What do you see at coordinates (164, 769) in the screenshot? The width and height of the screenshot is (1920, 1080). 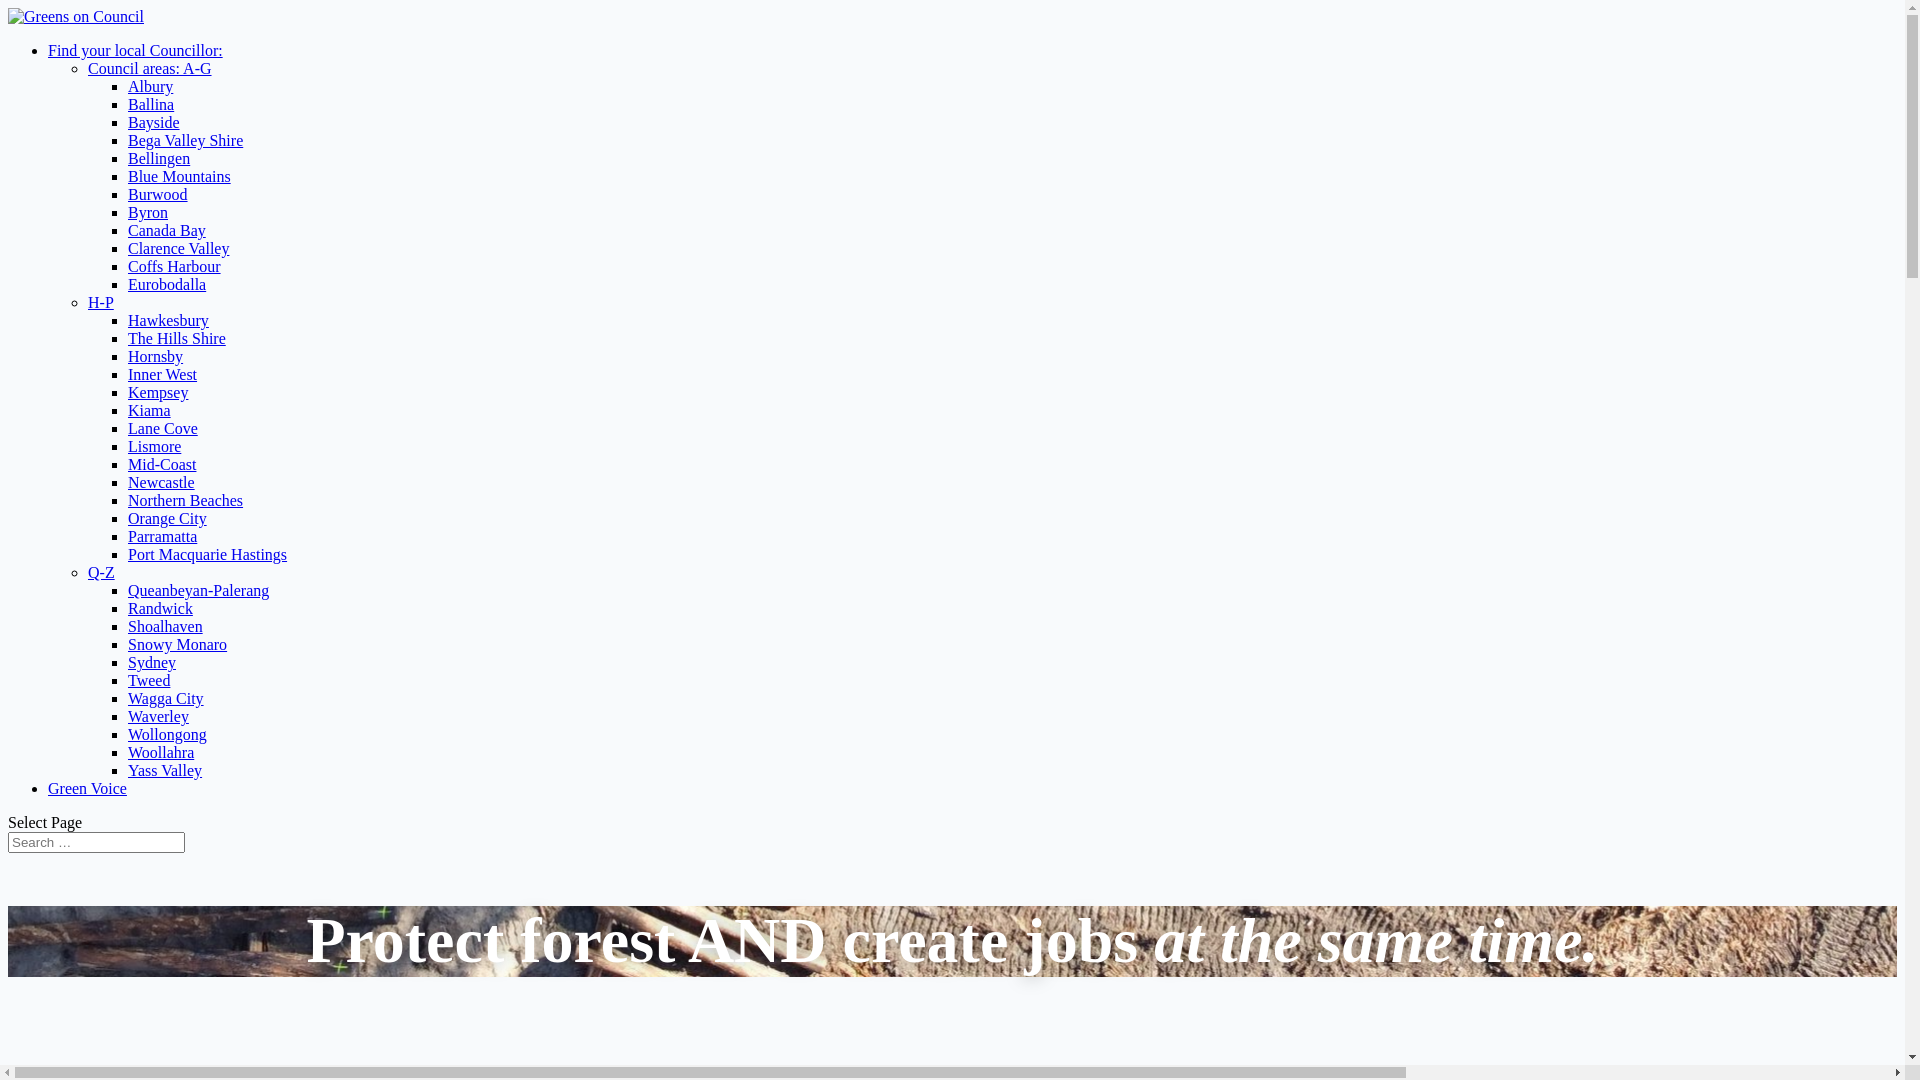 I see `'Yass Valley'` at bounding box center [164, 769].